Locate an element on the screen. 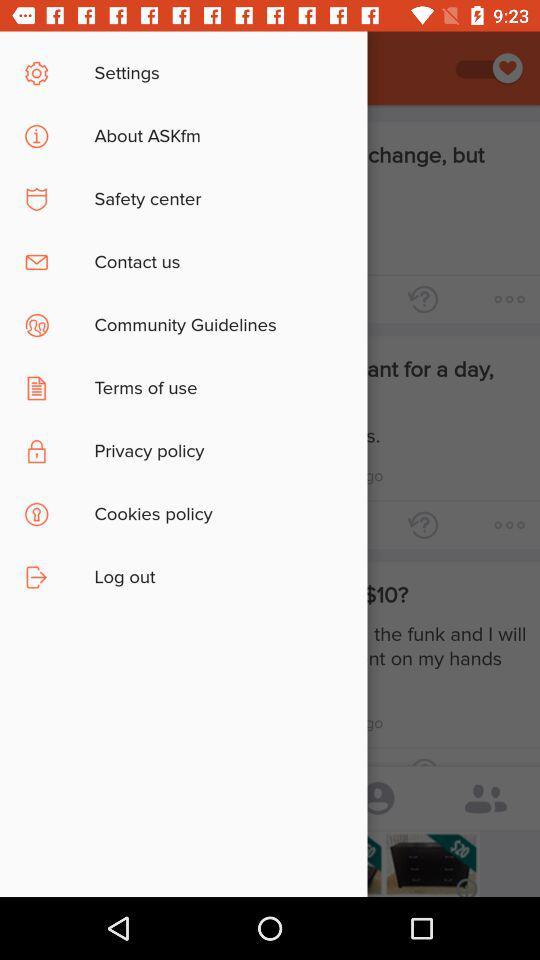  the option below cookies policy is located at coordinates (278, 588).